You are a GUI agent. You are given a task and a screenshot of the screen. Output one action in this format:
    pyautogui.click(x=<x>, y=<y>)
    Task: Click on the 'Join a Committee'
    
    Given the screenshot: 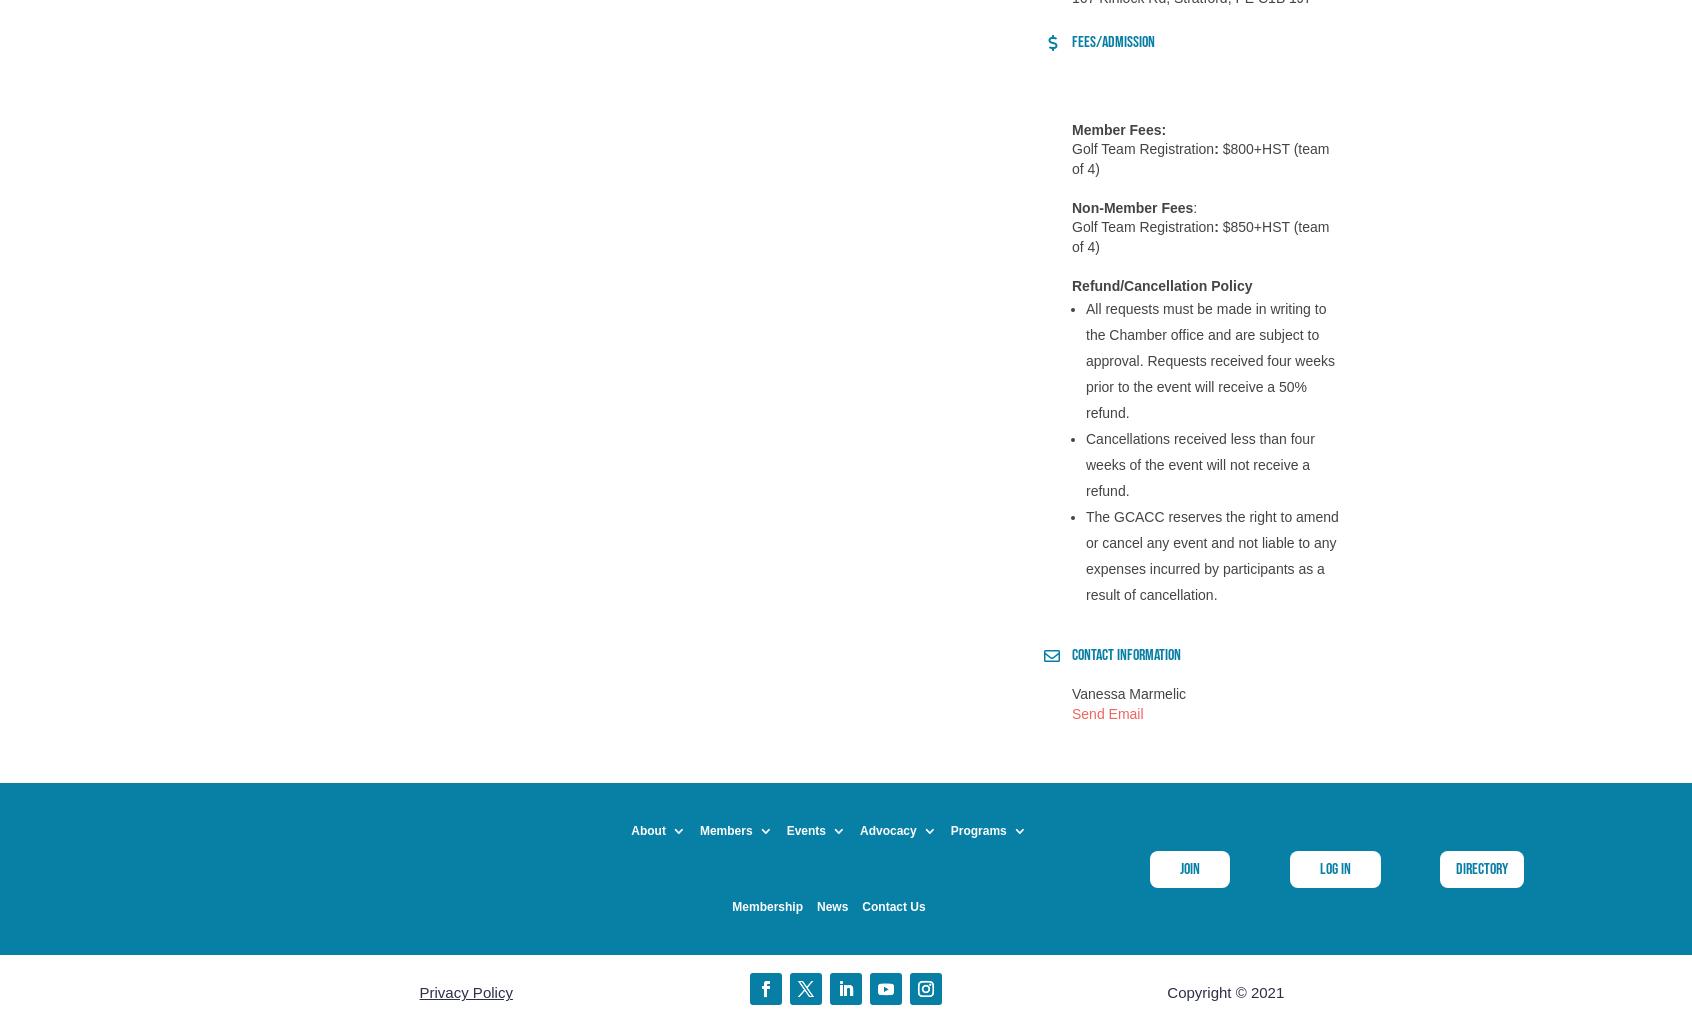 What is the action you would take?
    pyautogui.click(x=713, y=709)
    